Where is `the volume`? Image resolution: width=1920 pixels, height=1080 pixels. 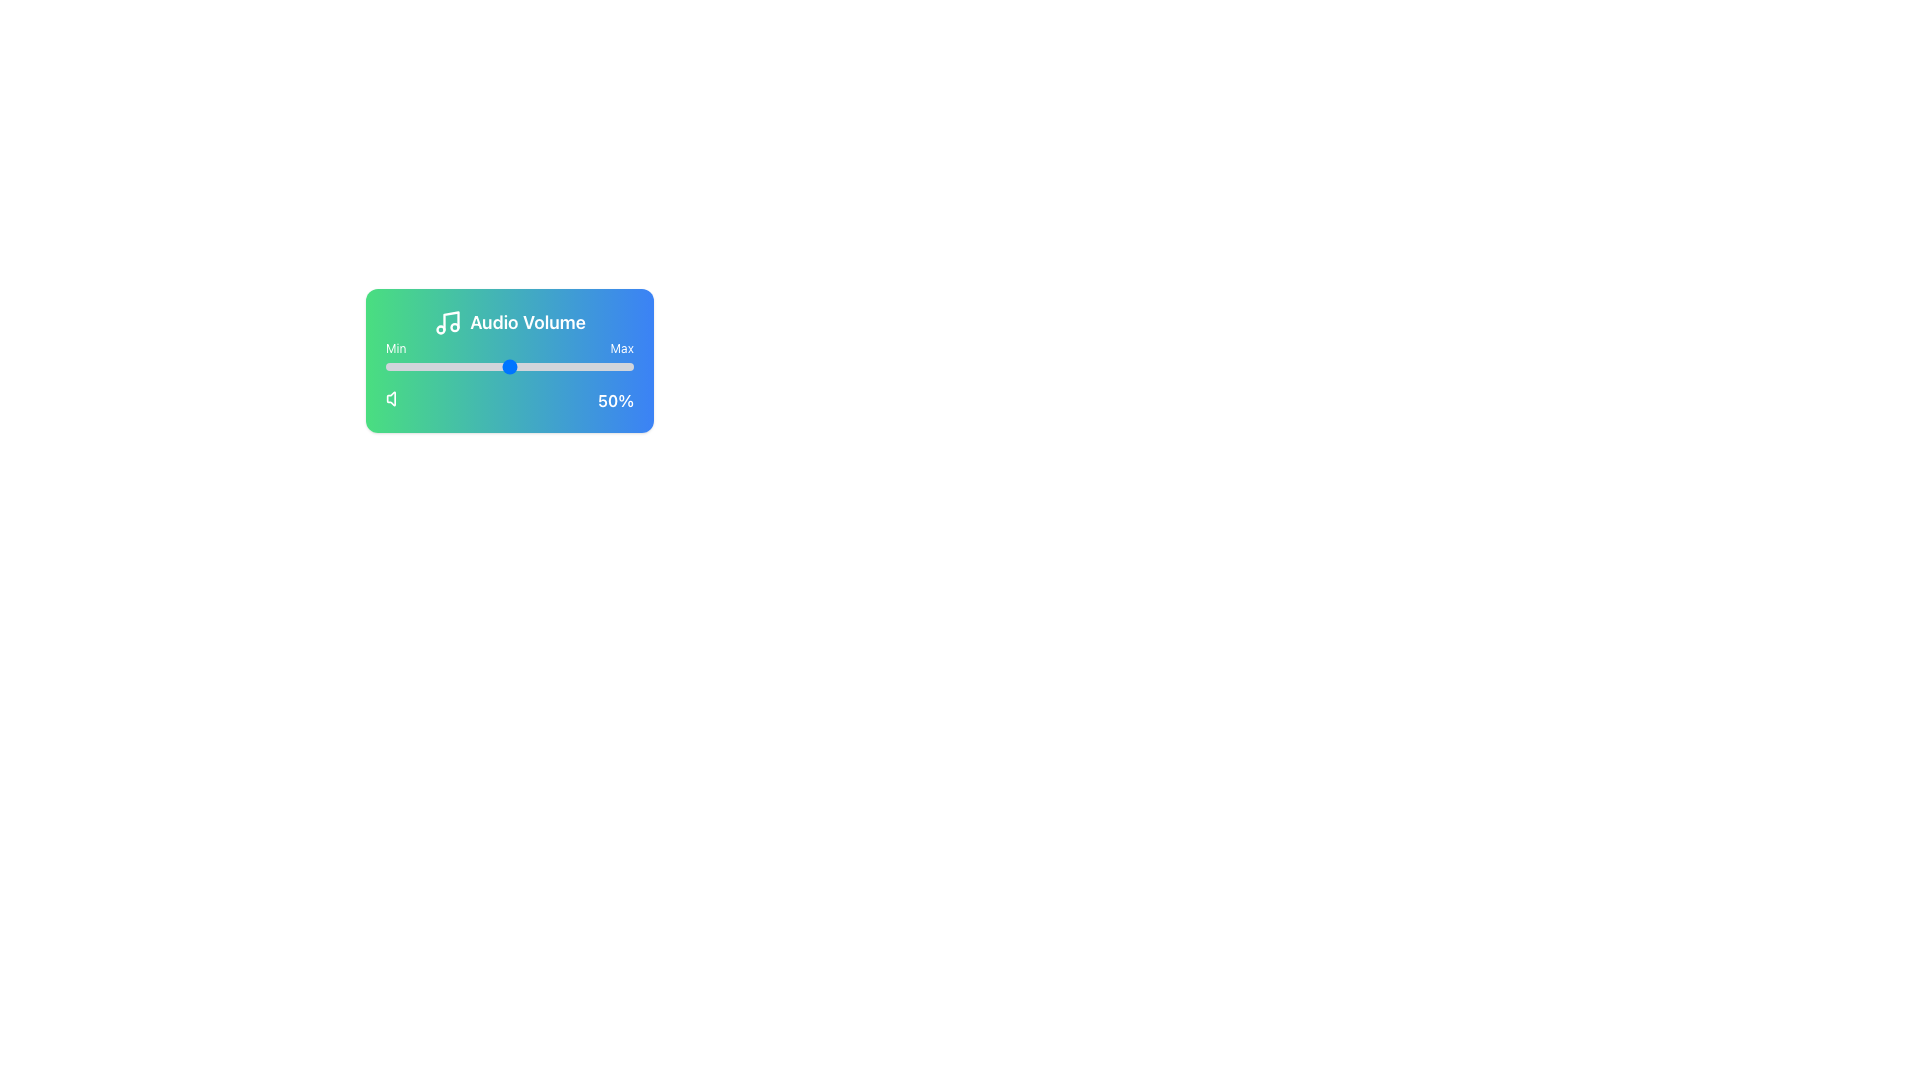 the volume is located at coordinates (442, 366).